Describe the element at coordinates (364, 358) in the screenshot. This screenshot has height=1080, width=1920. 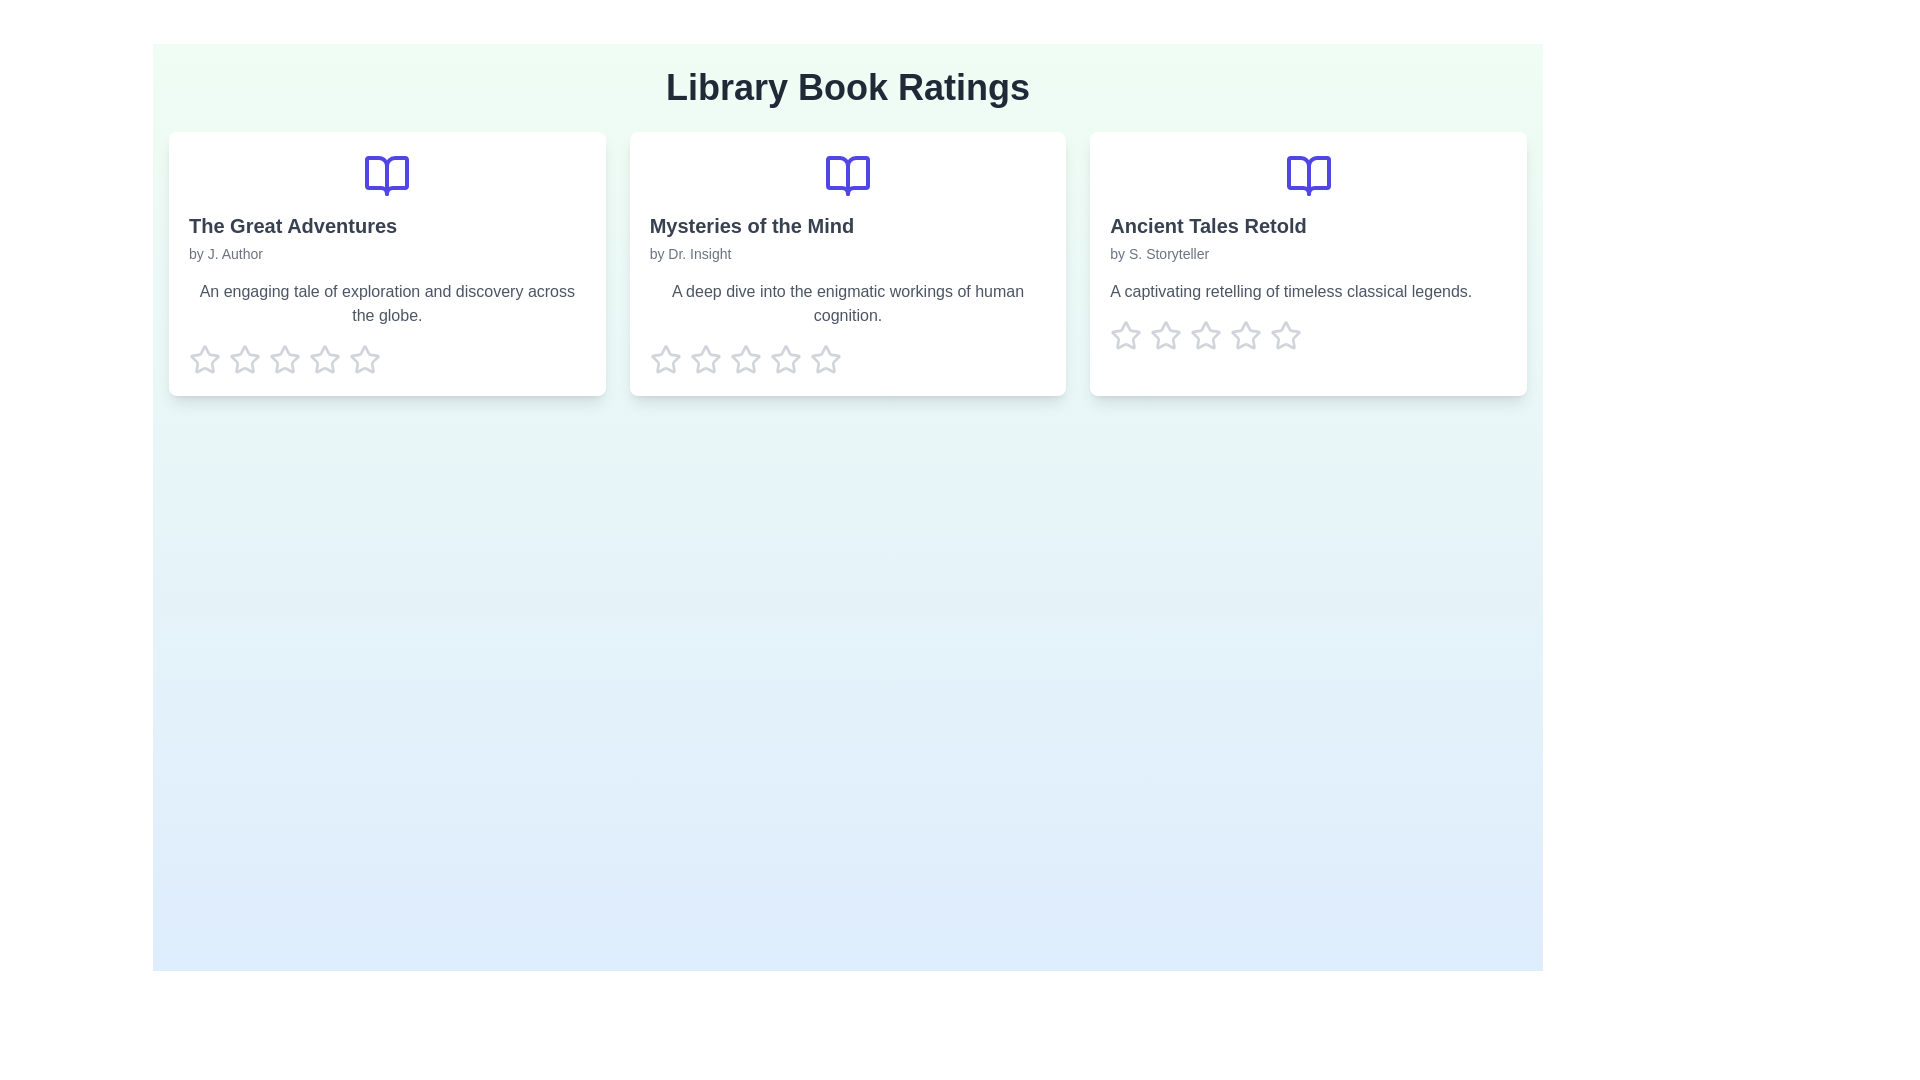
I see `the rating for a book to 5 stars by clicking on the corresponding star` at that location.